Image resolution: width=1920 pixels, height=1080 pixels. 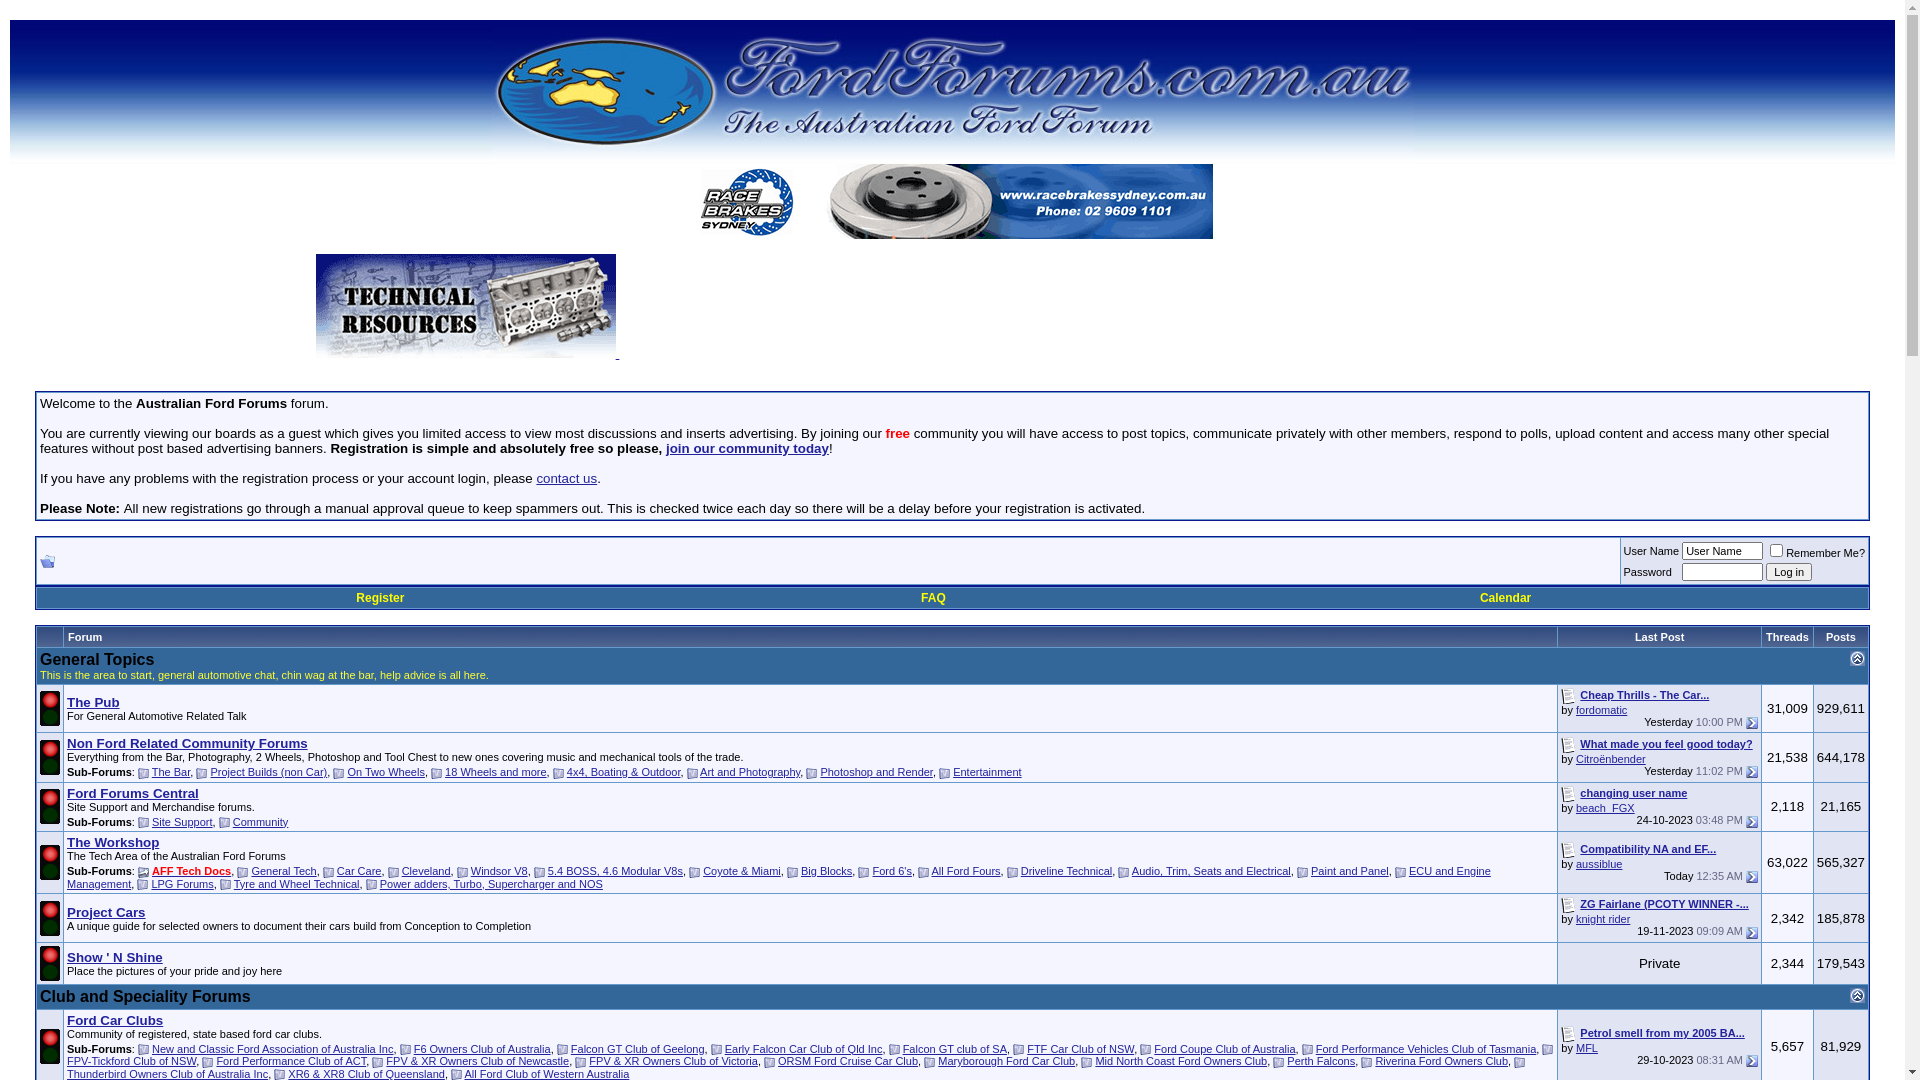 I want to click on 'Compatibility NA and EF...', so click(x=1647, y=848).